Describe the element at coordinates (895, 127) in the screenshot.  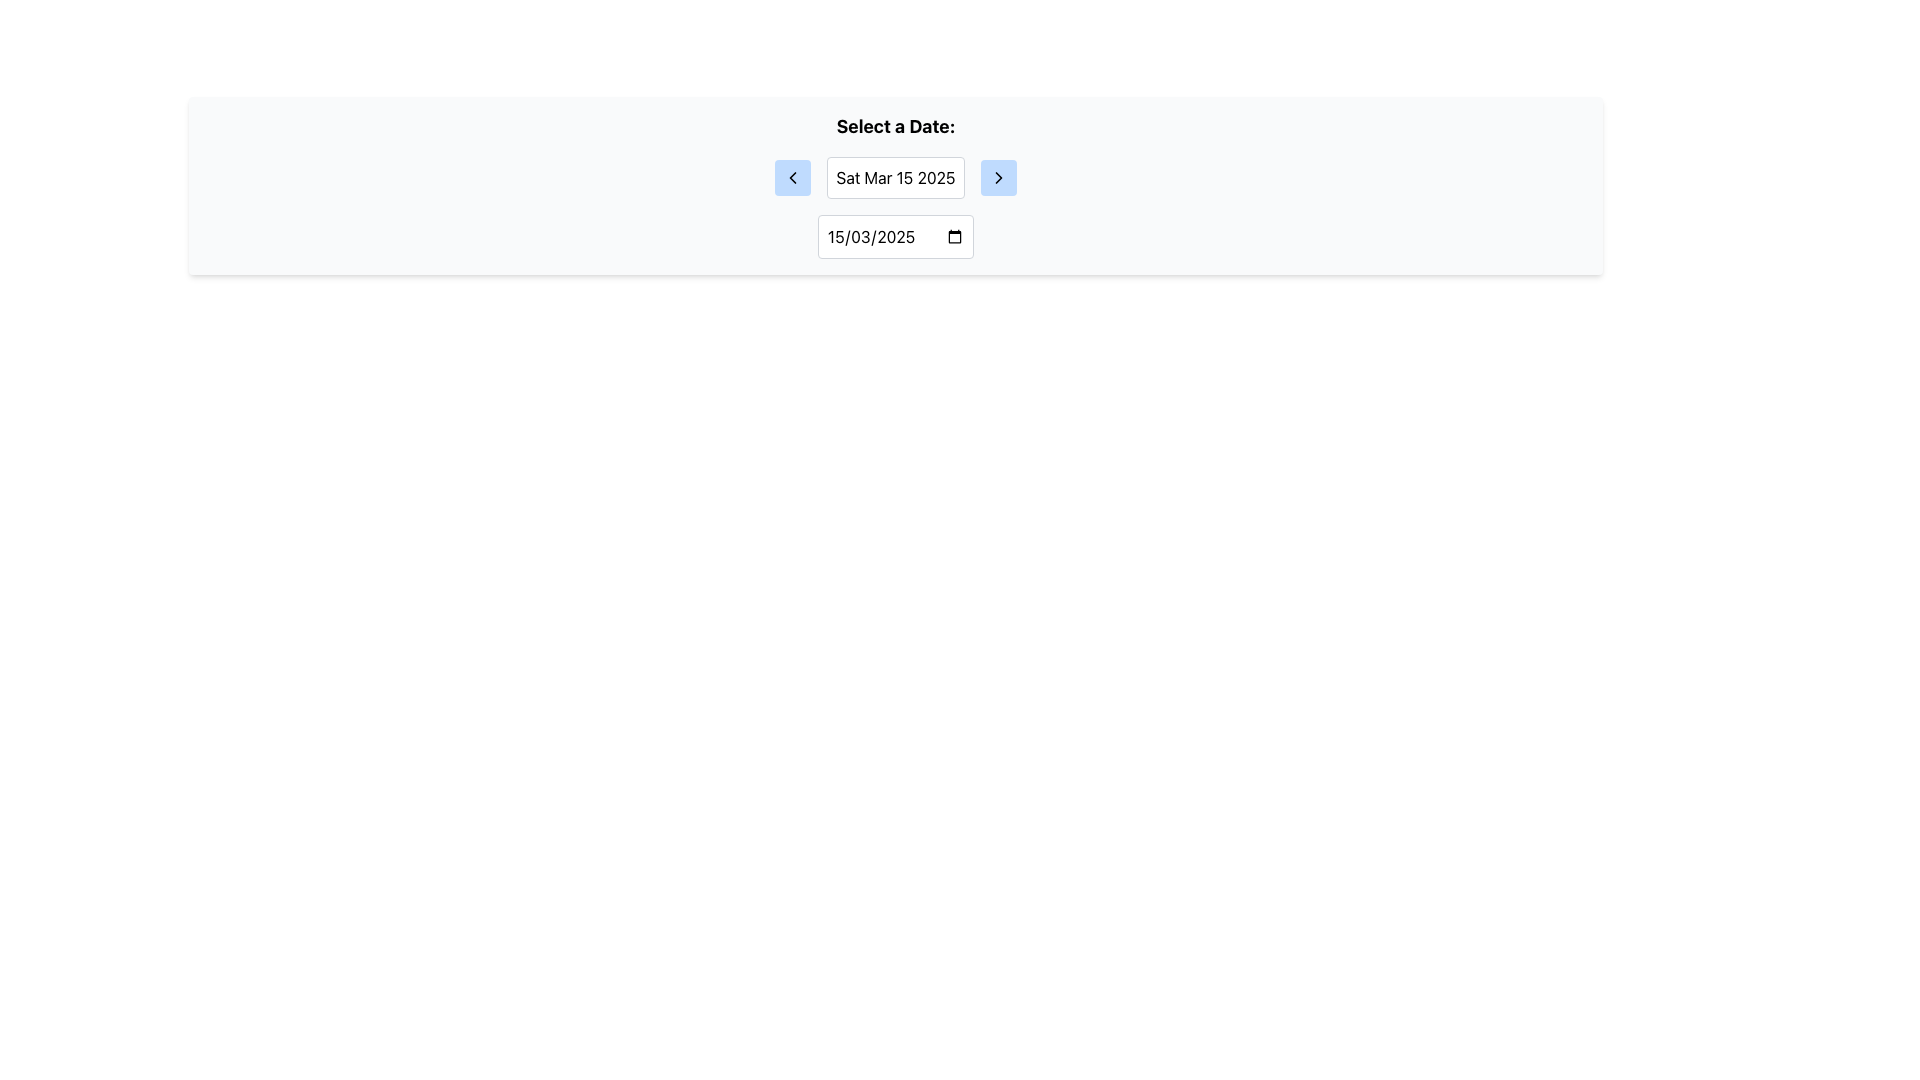
I see `the text label displaying 'Select a Date:' which is centrally positioned at the top of the date selection interface` at that location.